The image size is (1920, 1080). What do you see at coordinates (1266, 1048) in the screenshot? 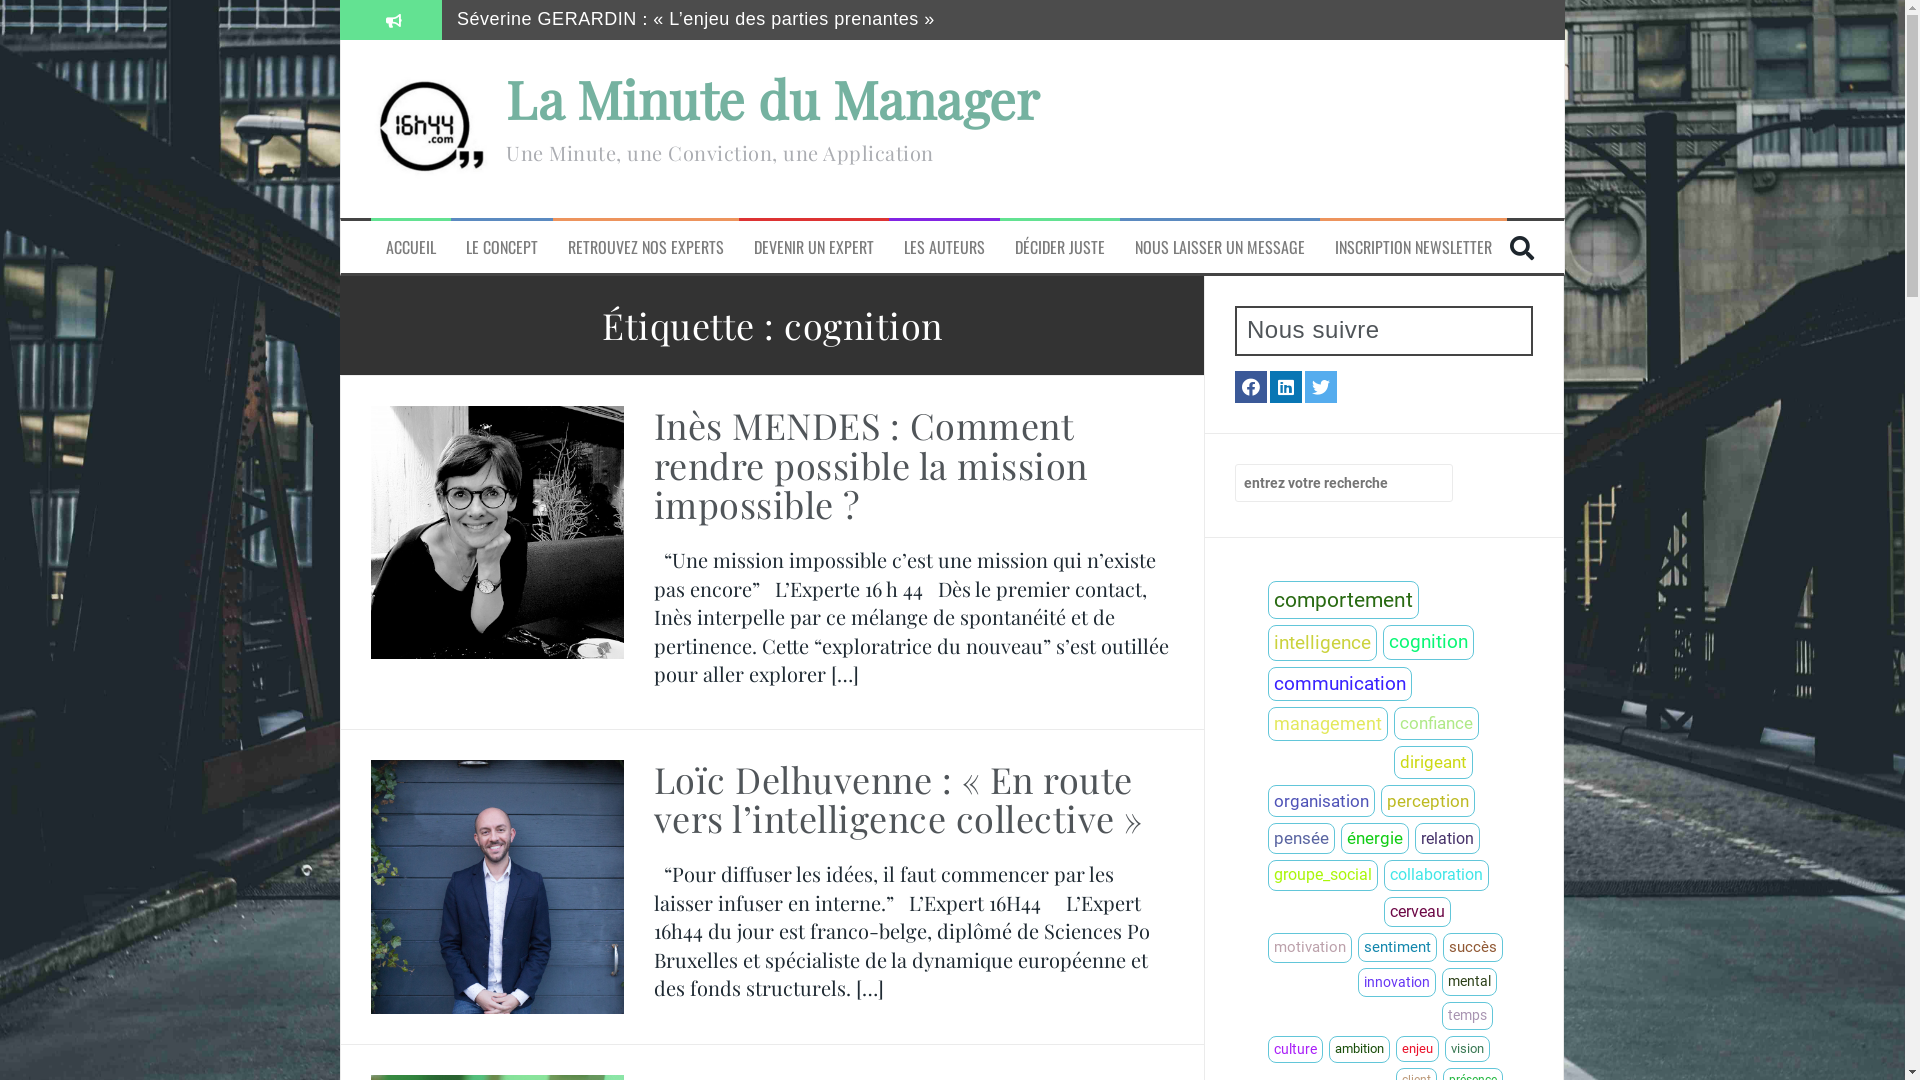
I see `'culture'` at bounding box center [1266, 1048].